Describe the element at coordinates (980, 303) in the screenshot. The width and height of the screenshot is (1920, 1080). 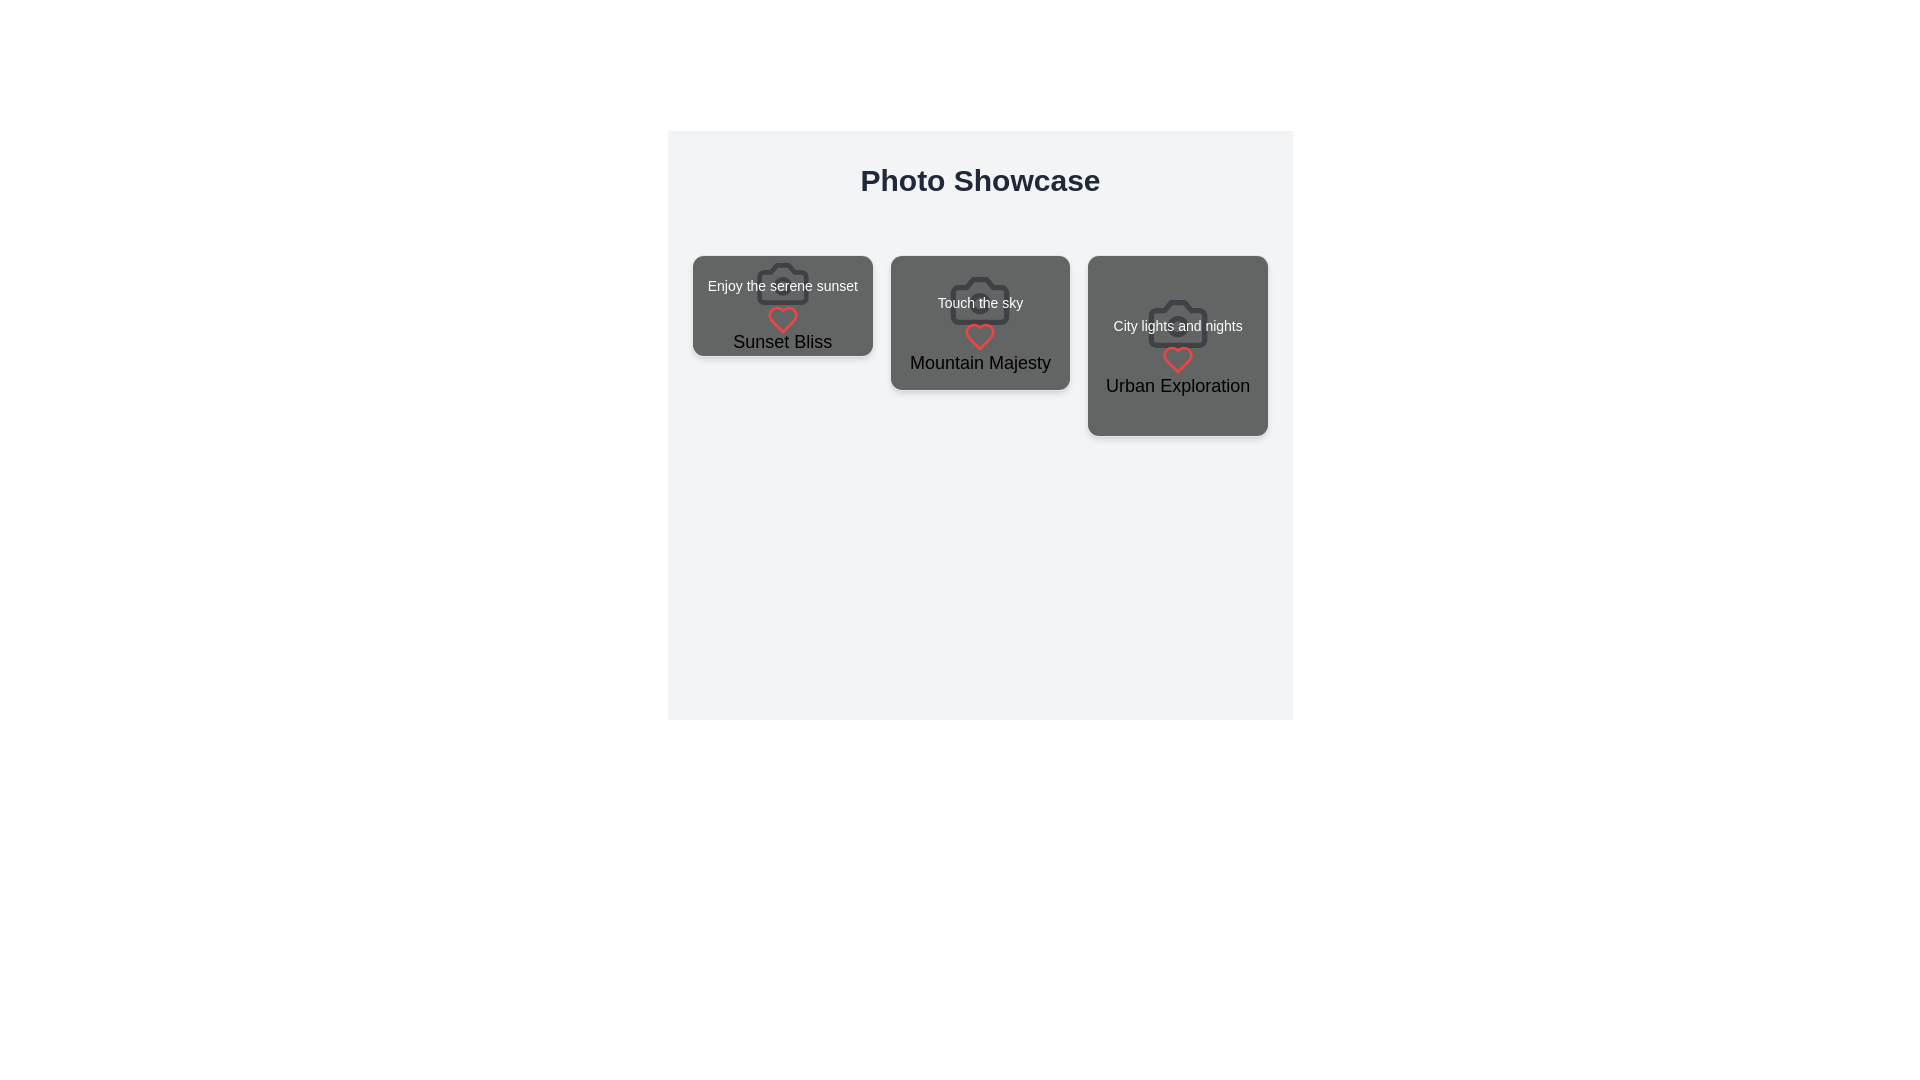
I see `the text label displaying 'Touch the sky' located in the center of the card layout, positioned beneath an icon and above the text 'Mountain Majesty'` at that location.